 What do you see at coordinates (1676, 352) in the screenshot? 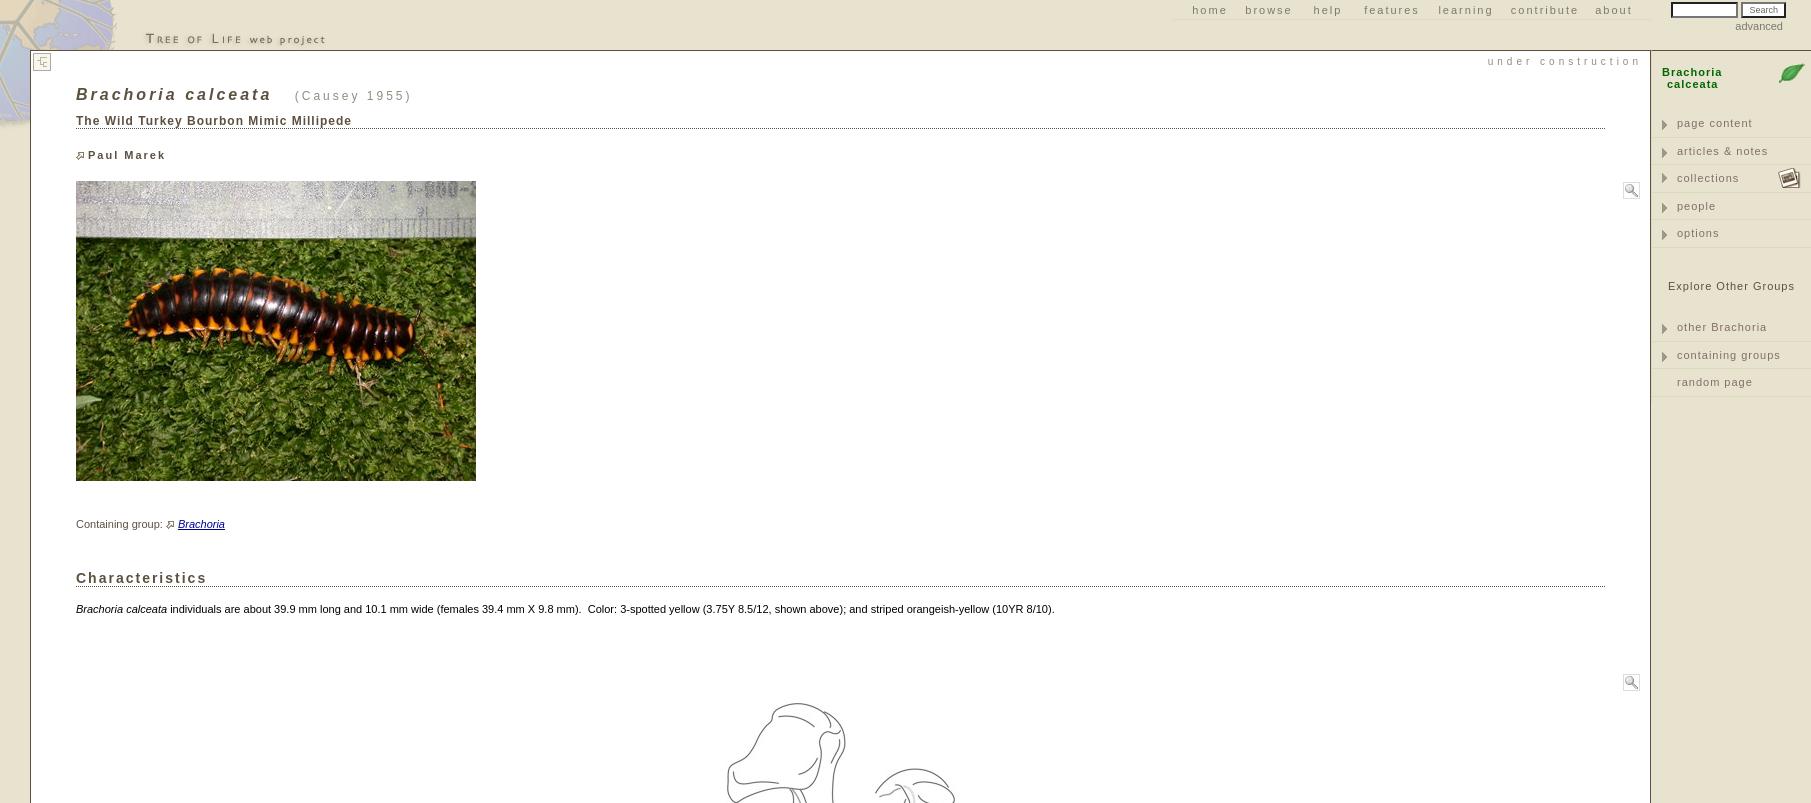
I see `'containing groups'` at bounding box center [1676, 352].